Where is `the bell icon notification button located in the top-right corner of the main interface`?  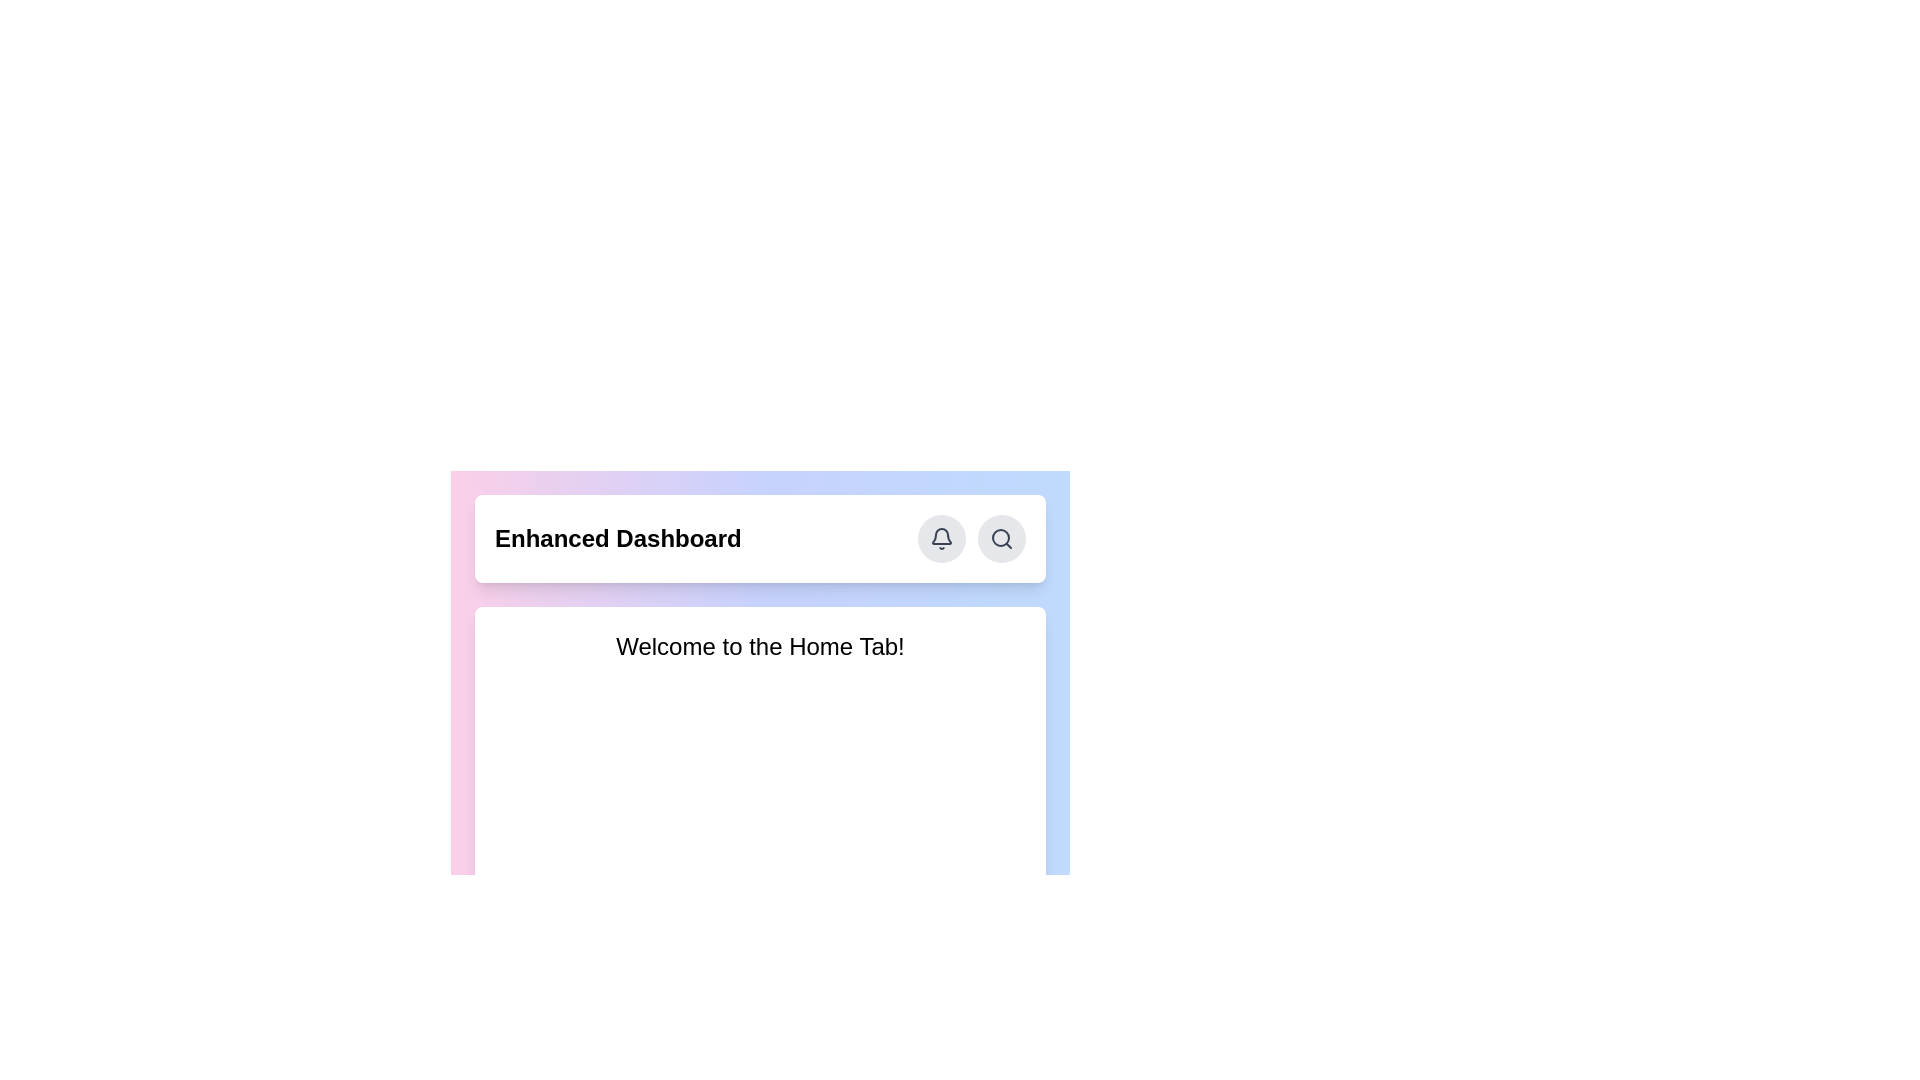
the bell icon notification button located in the top-right corner of the main interface is located at coordinates (940, 538).